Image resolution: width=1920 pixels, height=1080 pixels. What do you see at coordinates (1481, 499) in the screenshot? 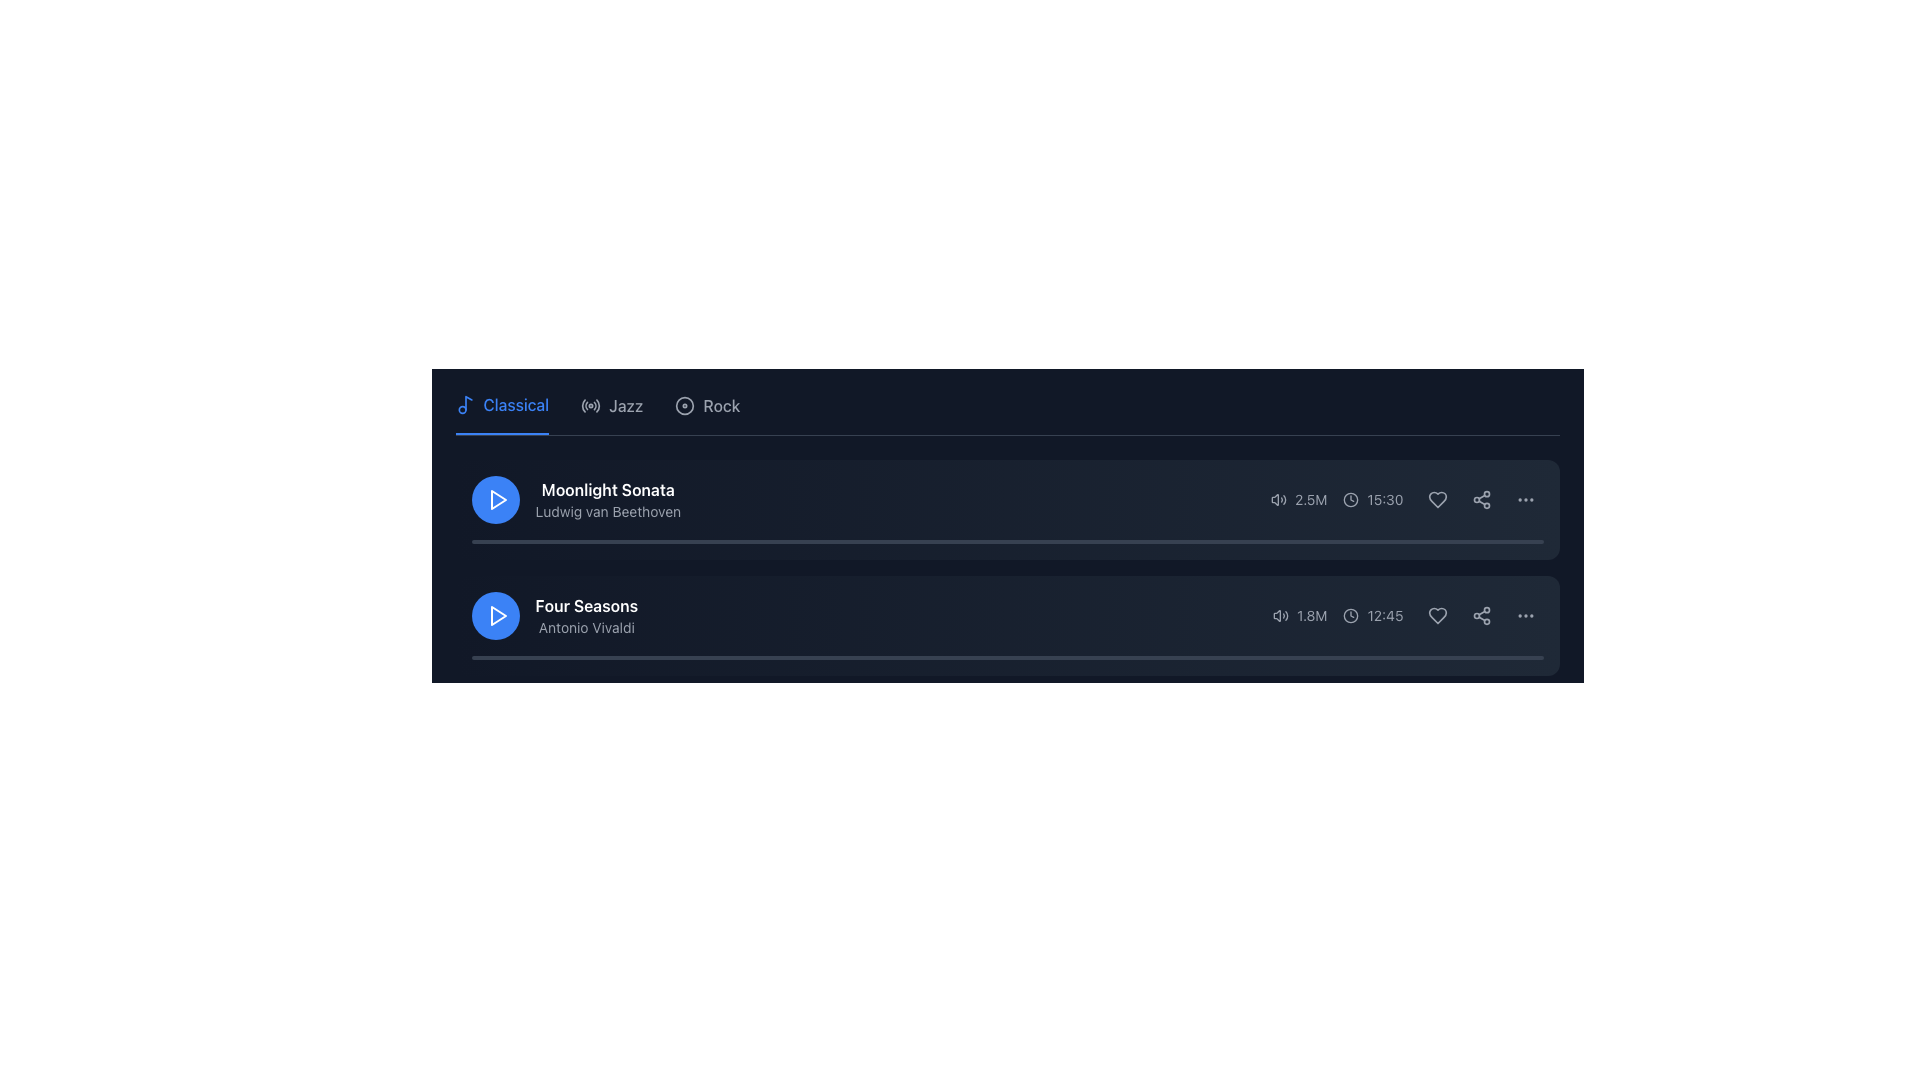
I see `the share icon, which is the second icon in a group of three located to the right of the row with the text '2.5M' and '15:30'` at bounding box center [1481, 499].